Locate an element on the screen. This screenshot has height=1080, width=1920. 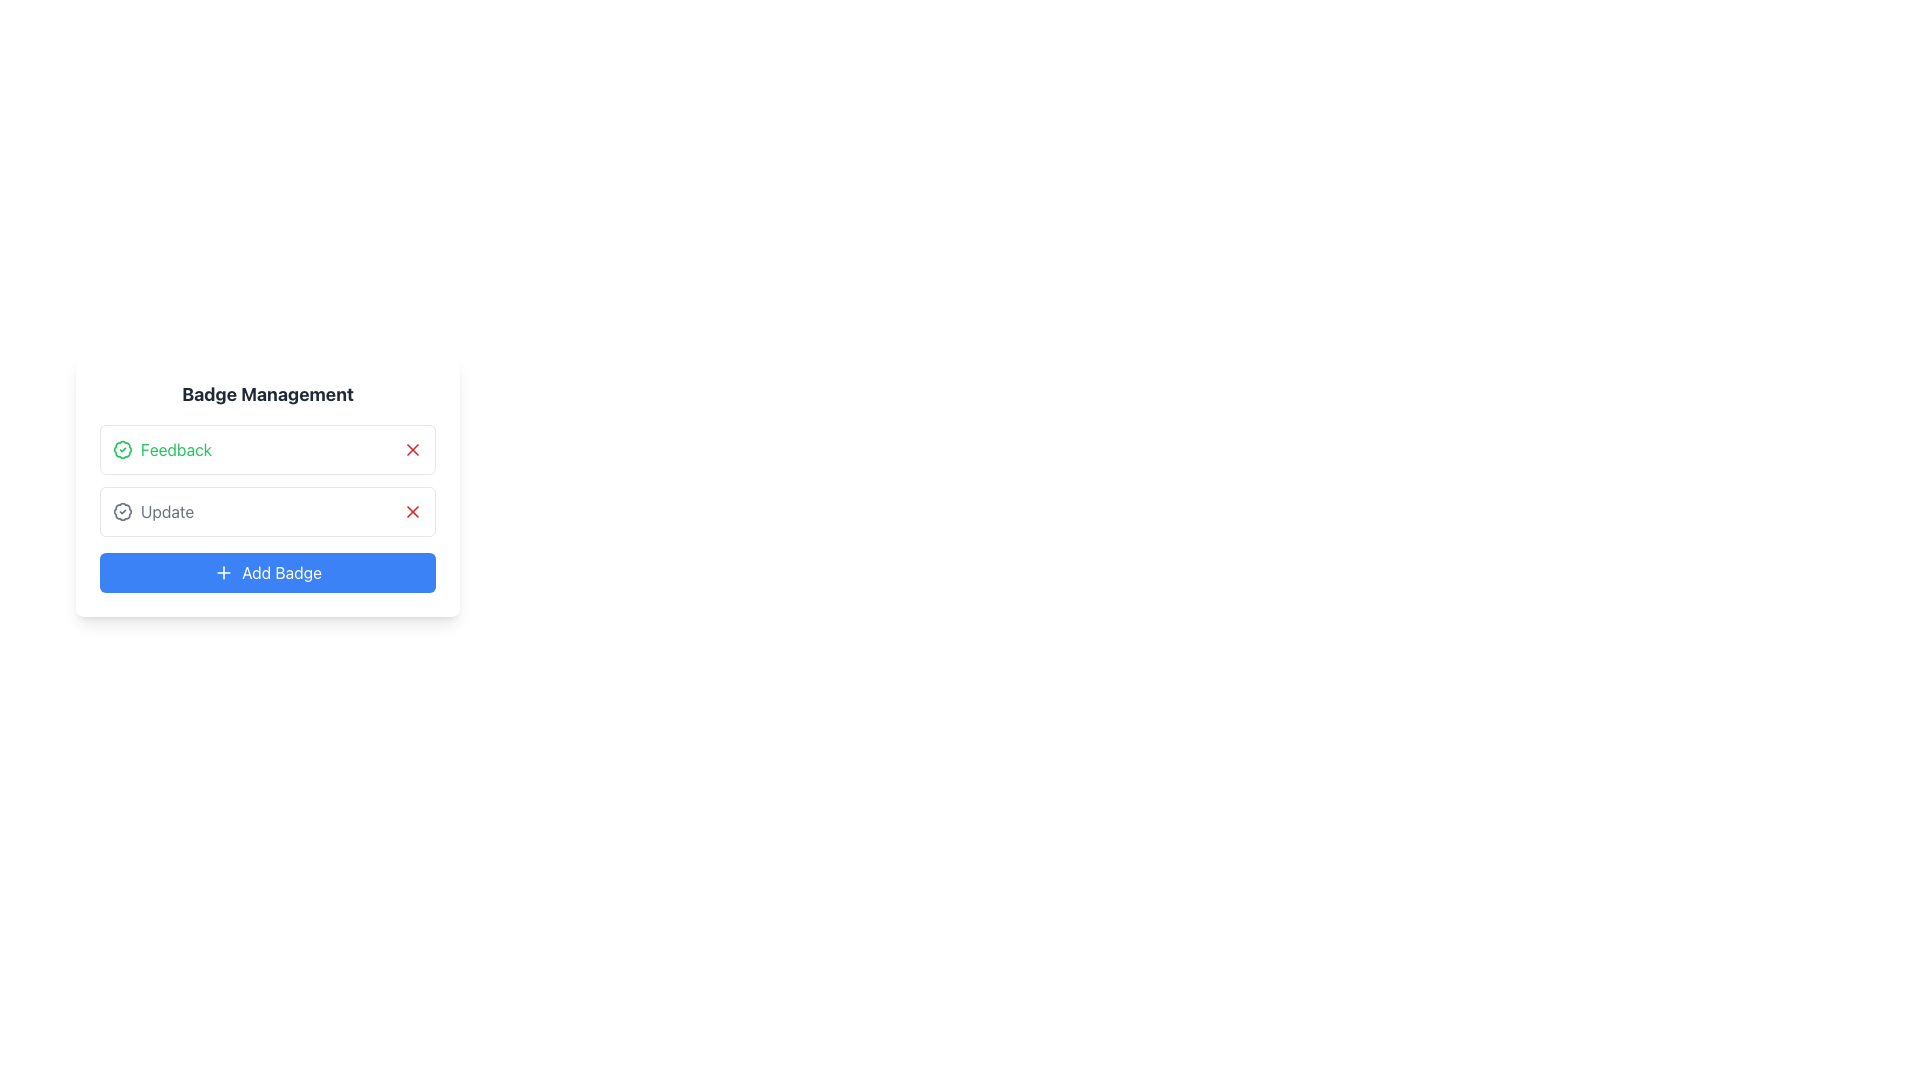
the circular icon with a scalloped edge pattern located in the 'Feedback' section of the Badge Management interface, which is the leftmost element in the 'Feedback' badge row is located at coordinates (122, 450).